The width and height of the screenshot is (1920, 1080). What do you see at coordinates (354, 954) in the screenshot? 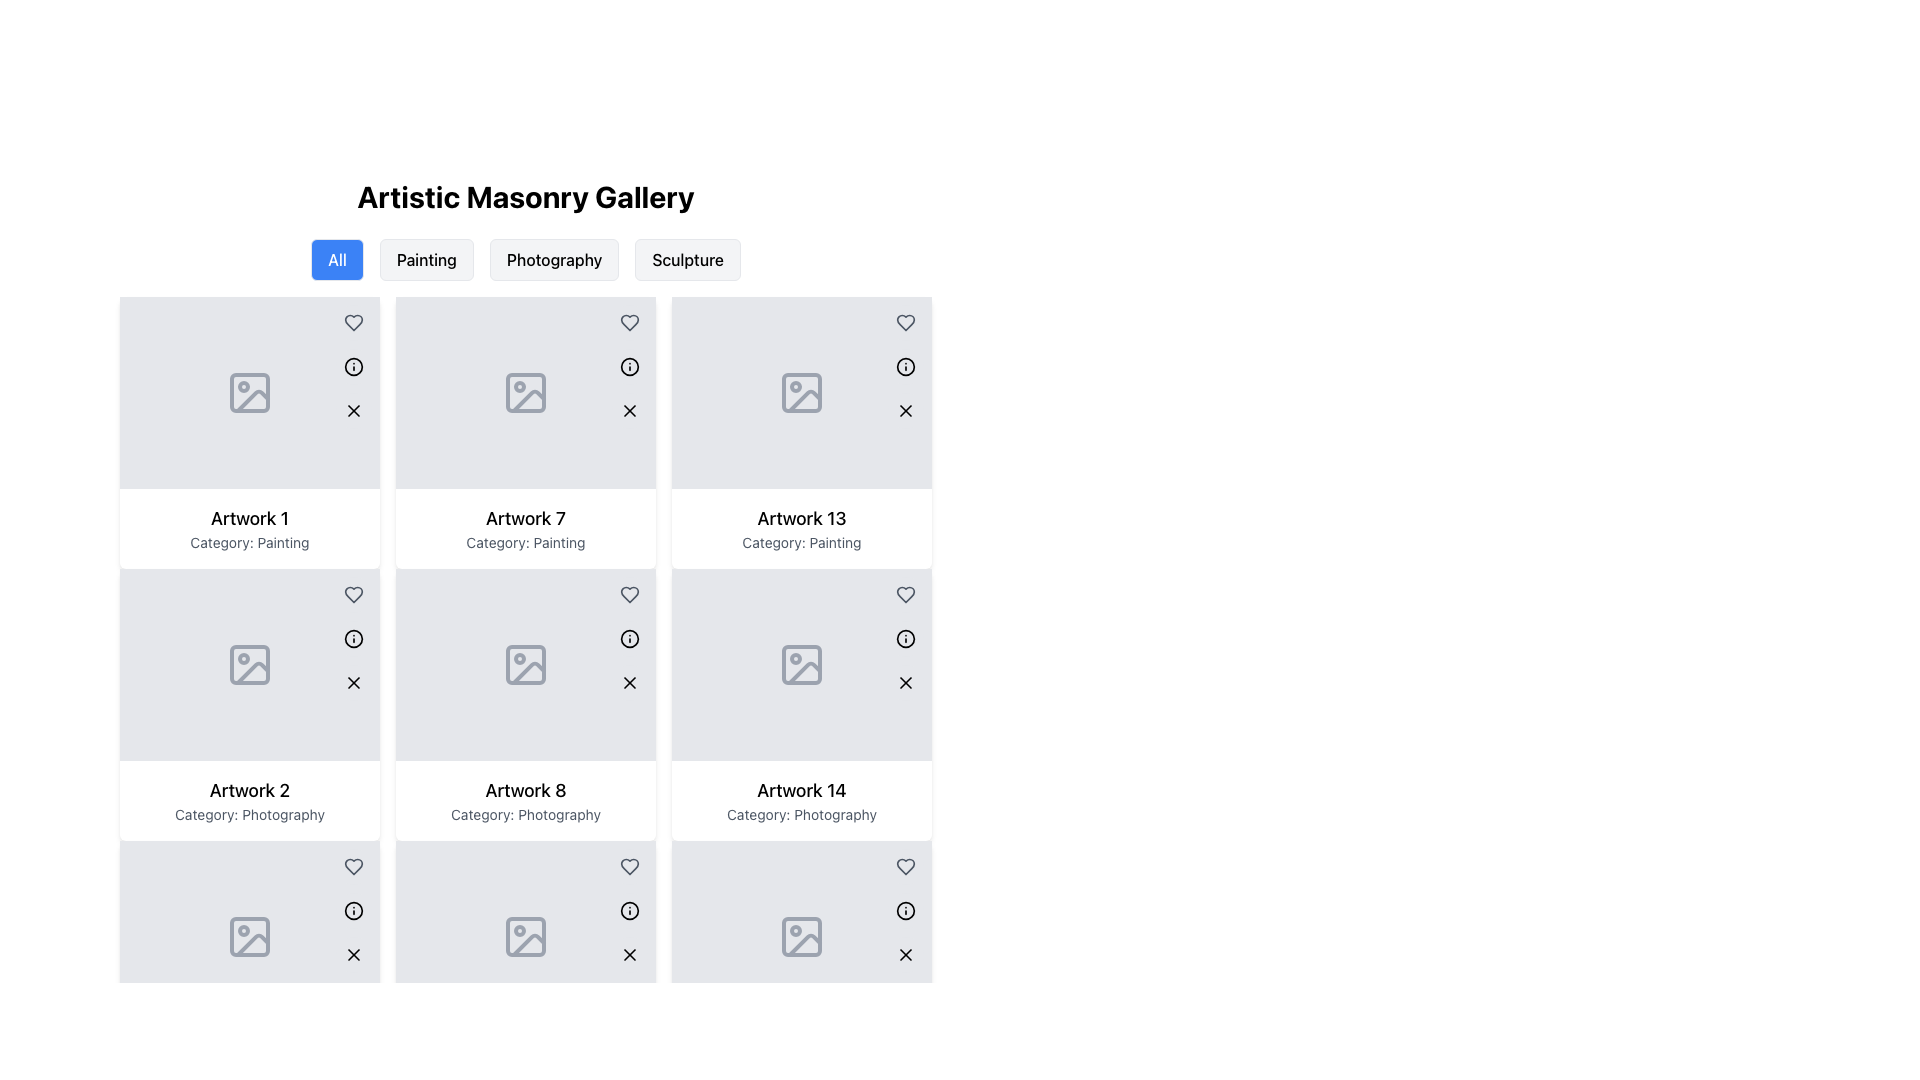
I see `the circular button with a light gray background and a black 'X' icon located in the bottom-right corner of the card for 'Artwork 2'` at bounding box center [354, 954].